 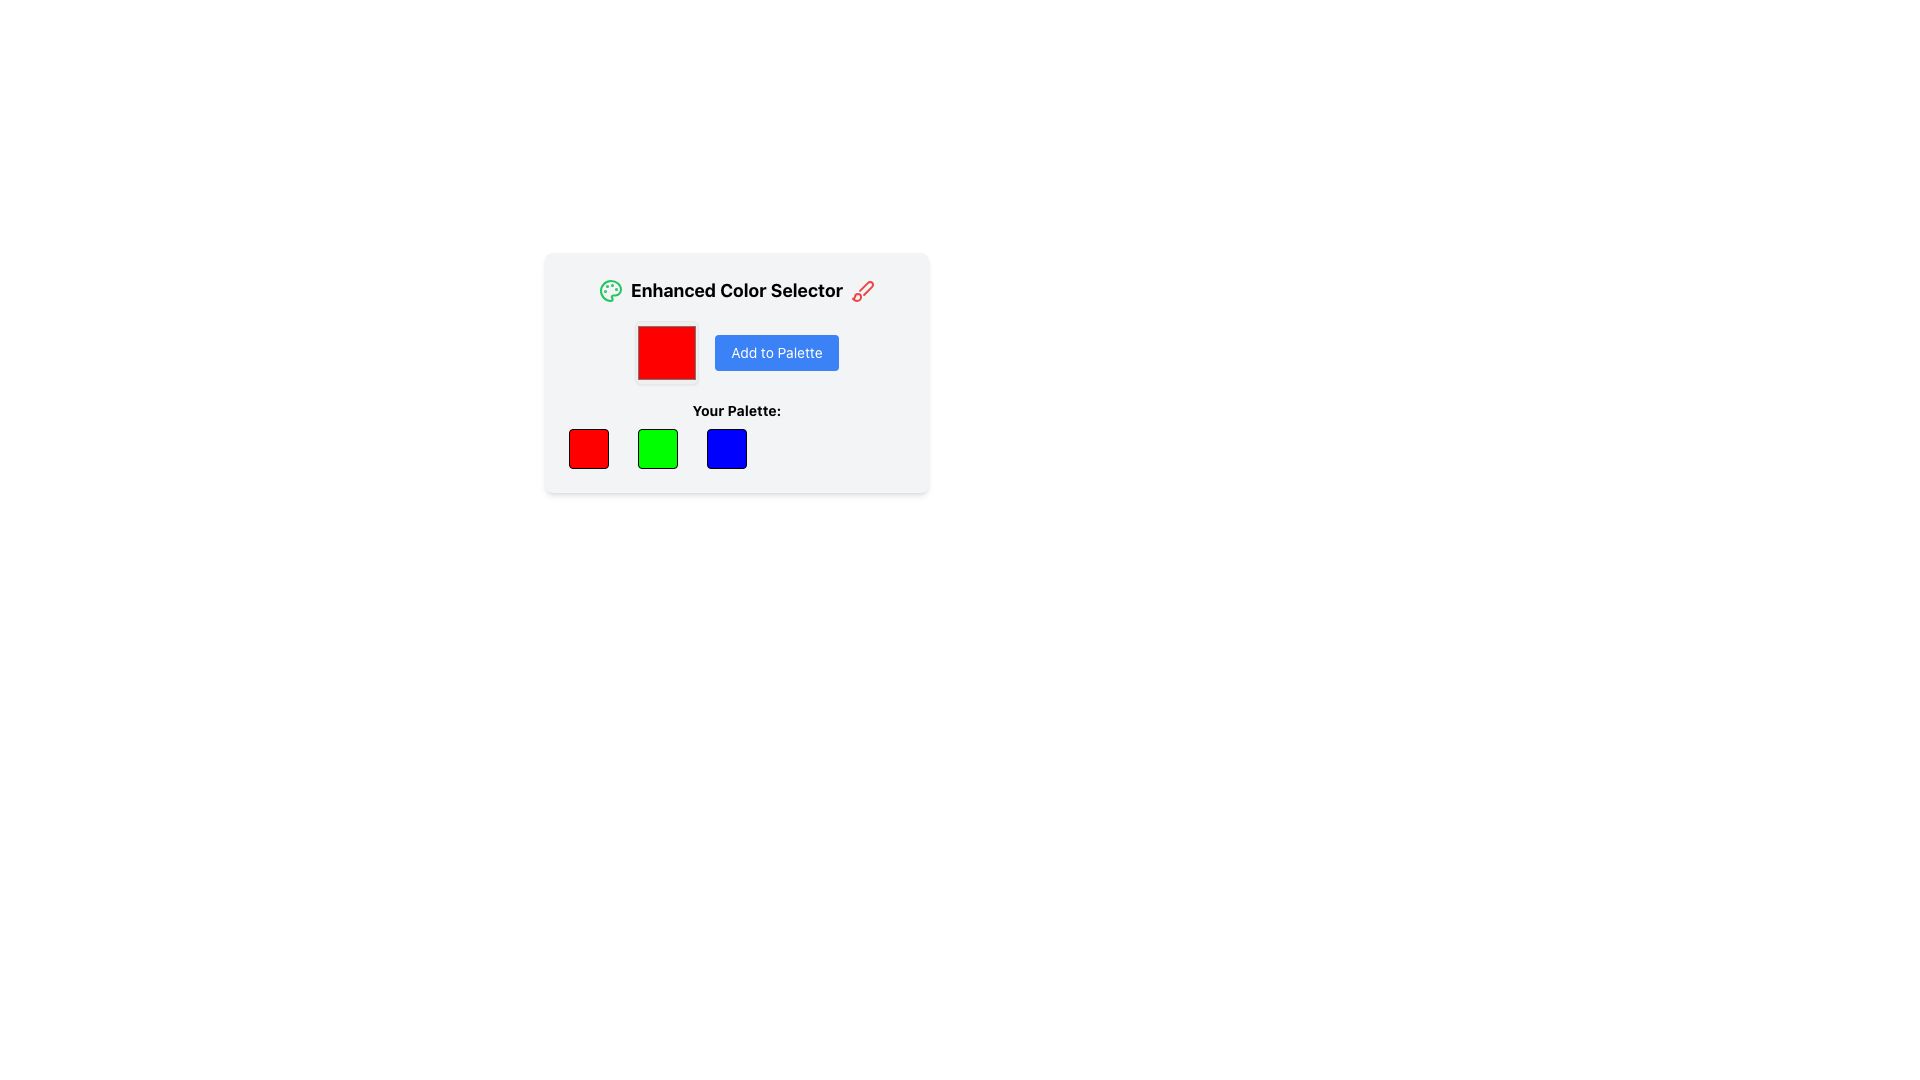 What do you see at coordinates (657, 447) in the screenshot?
I see `the second green square in the 'Your Palette' section, which is surrounded by a red square on the left and a blue square on the right` at bounding box center [657, 447].